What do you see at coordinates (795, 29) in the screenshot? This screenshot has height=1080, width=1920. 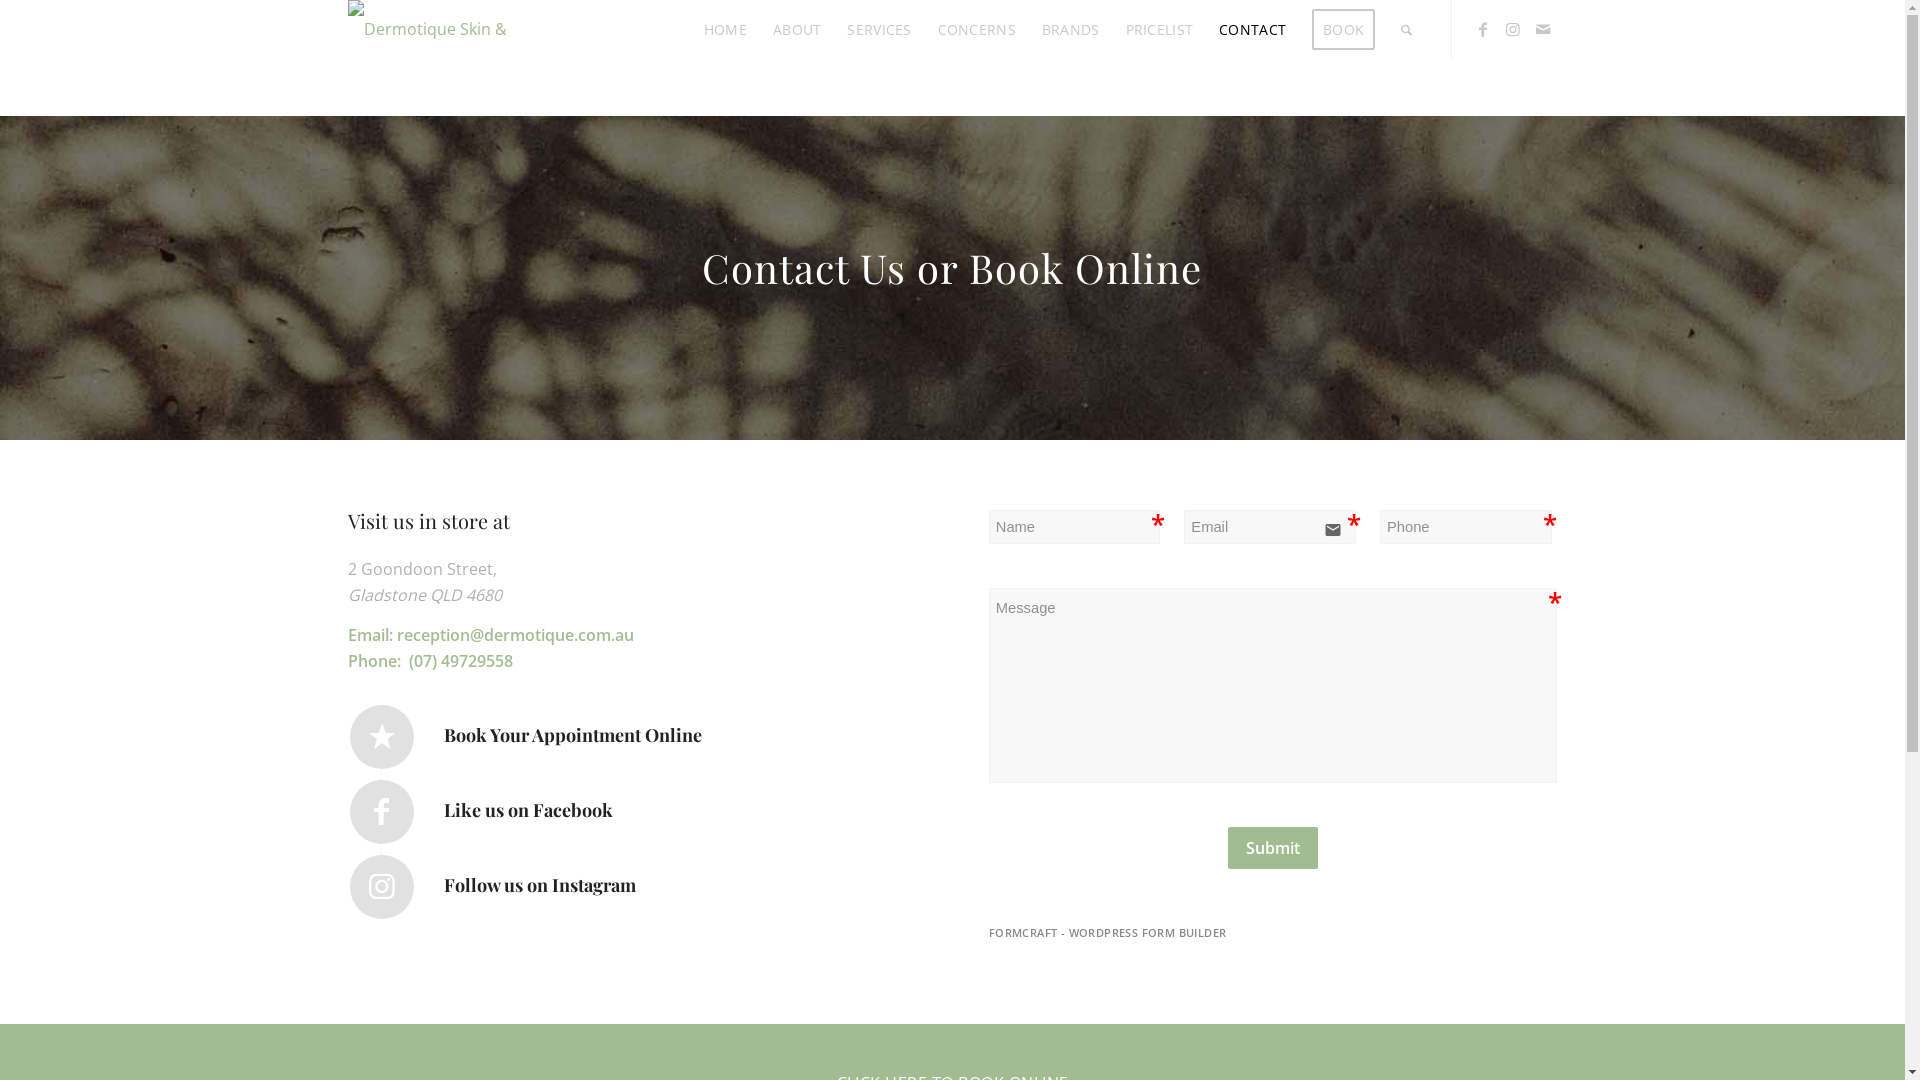 I see `'ABOUT'` at bounding box center [795, 29].